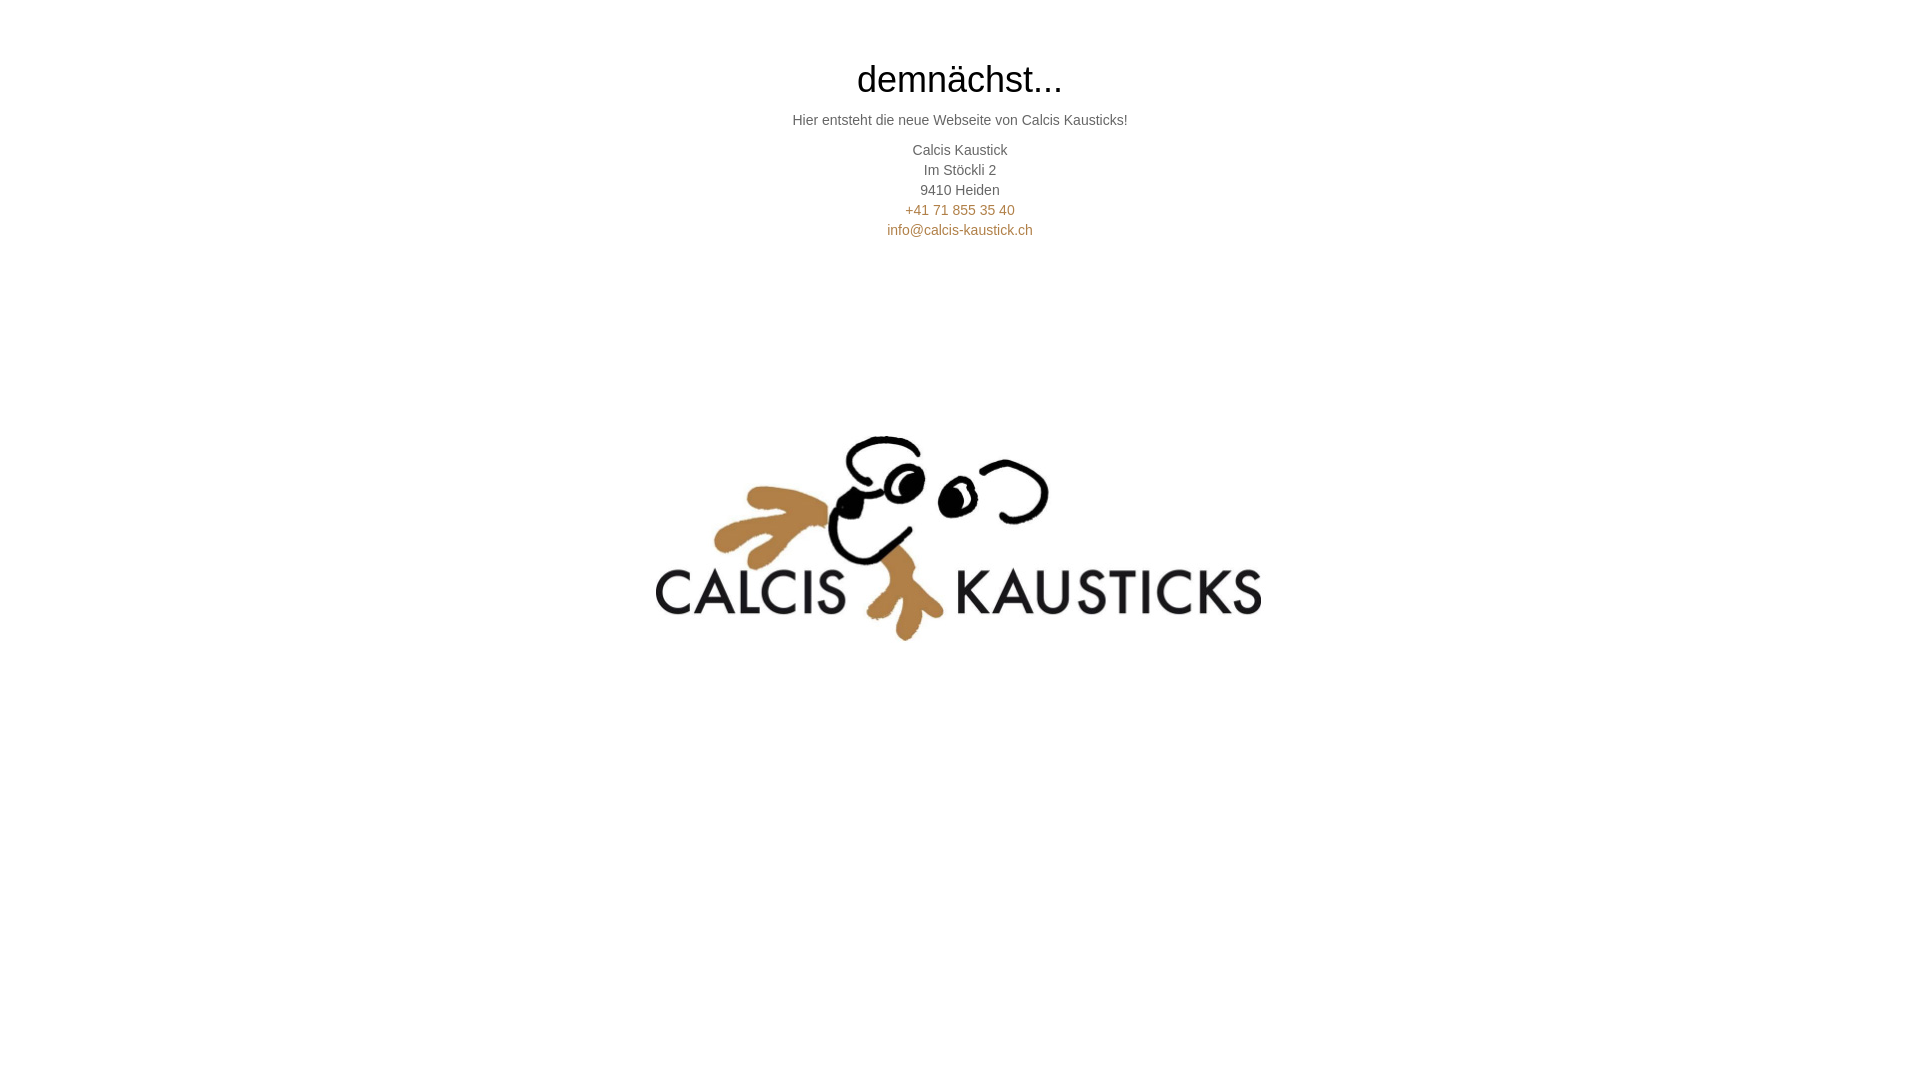 The height and width of the screenshot is (1080, 1920). What do you see at coordinates (958, 209) in the screenshot?
I see `'+41 71 855 35 40'` at bounding box center [958, 209].